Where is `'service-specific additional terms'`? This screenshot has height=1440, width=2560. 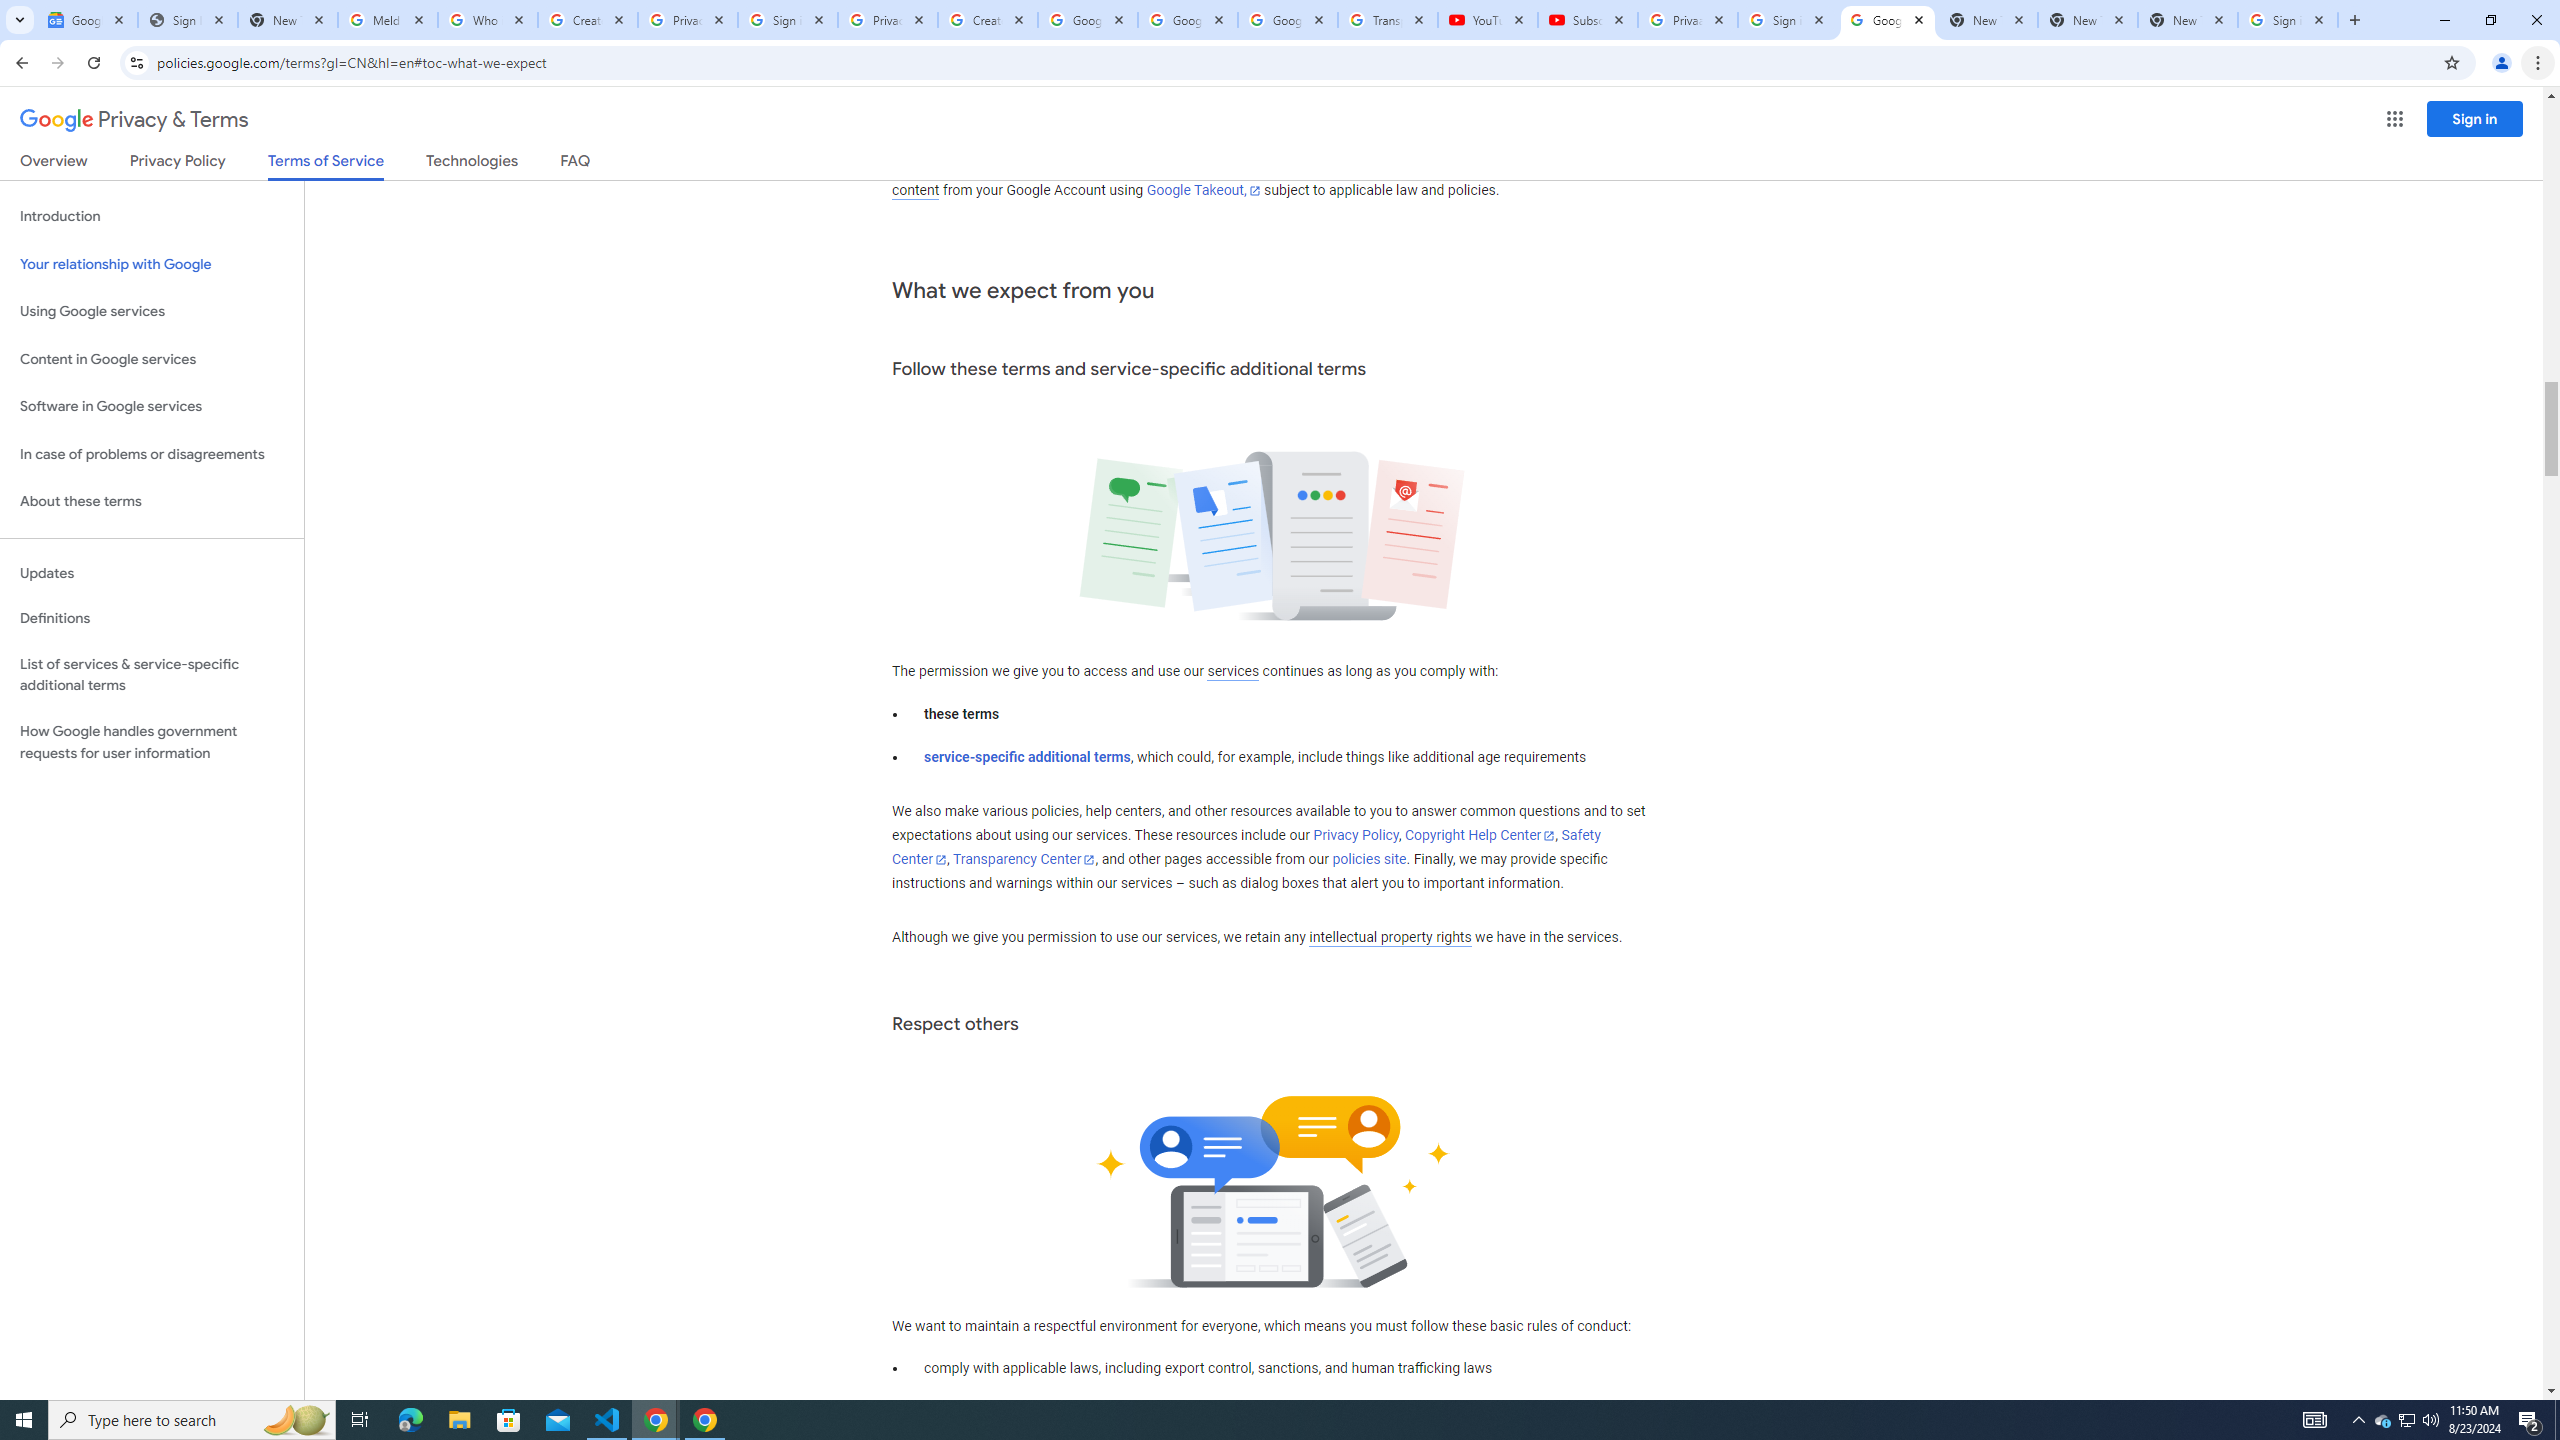
'service-specific additional terms' is located at coordinates (1027, 758).